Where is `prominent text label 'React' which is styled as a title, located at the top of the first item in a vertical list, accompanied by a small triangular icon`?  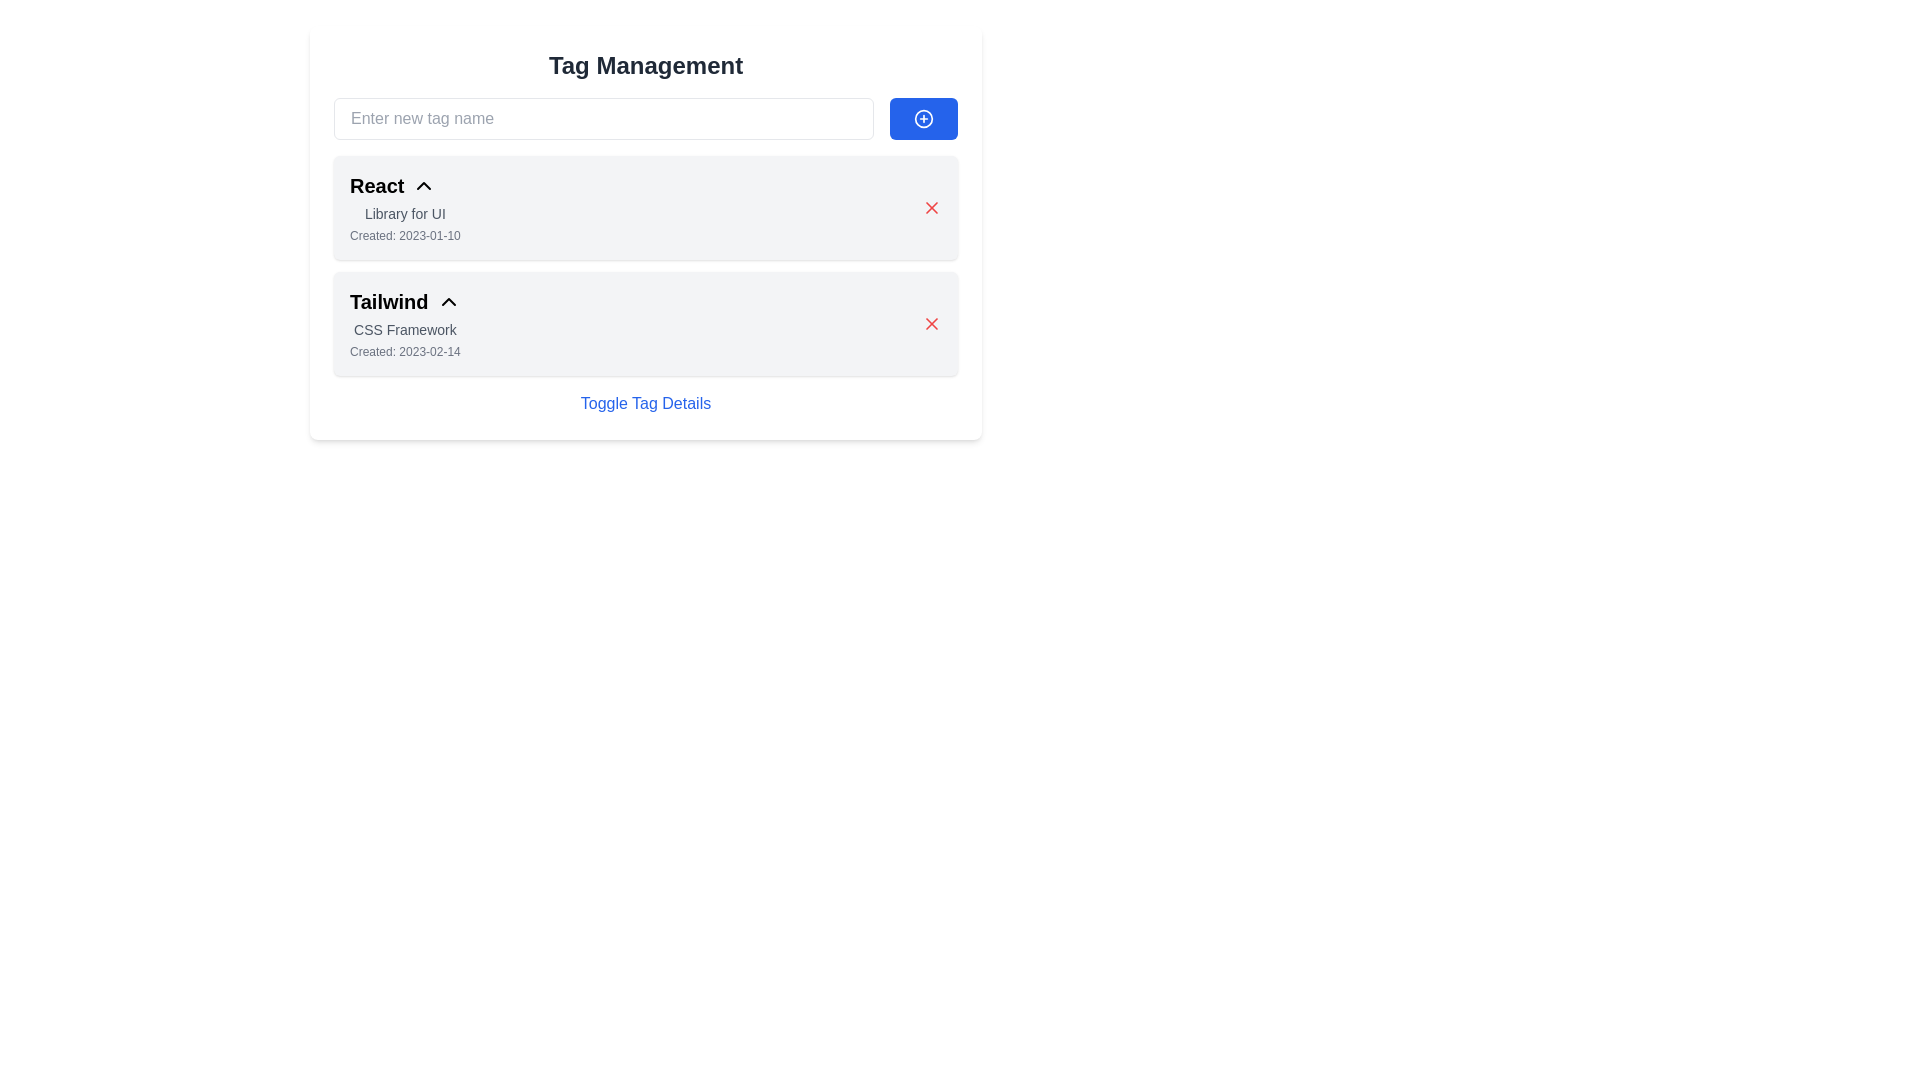
prominent text label 'React' which is styled as a title, located at the top of the first item in a vertical list, accompanied by a small triangular icon is located at coordinates (404, 185).